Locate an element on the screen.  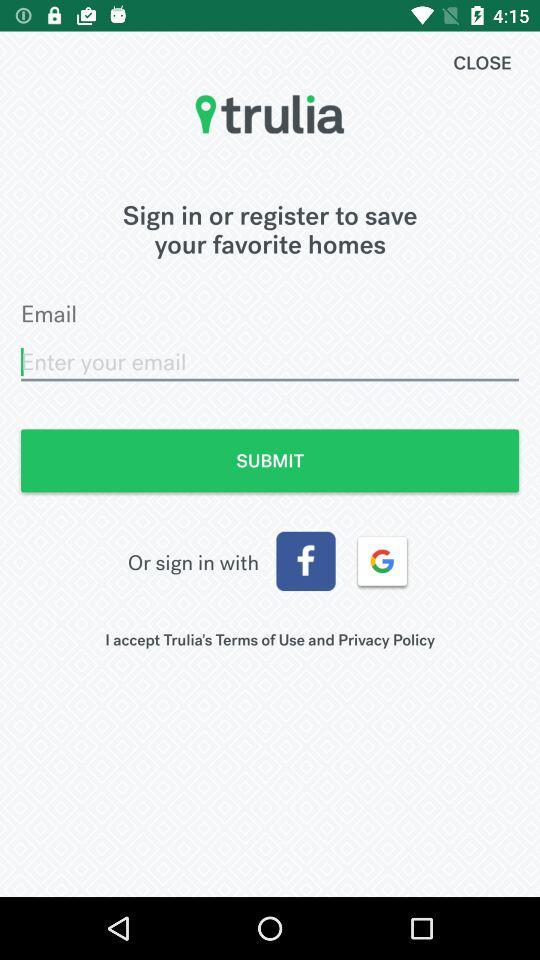
close is located at coordinates (481, 62).